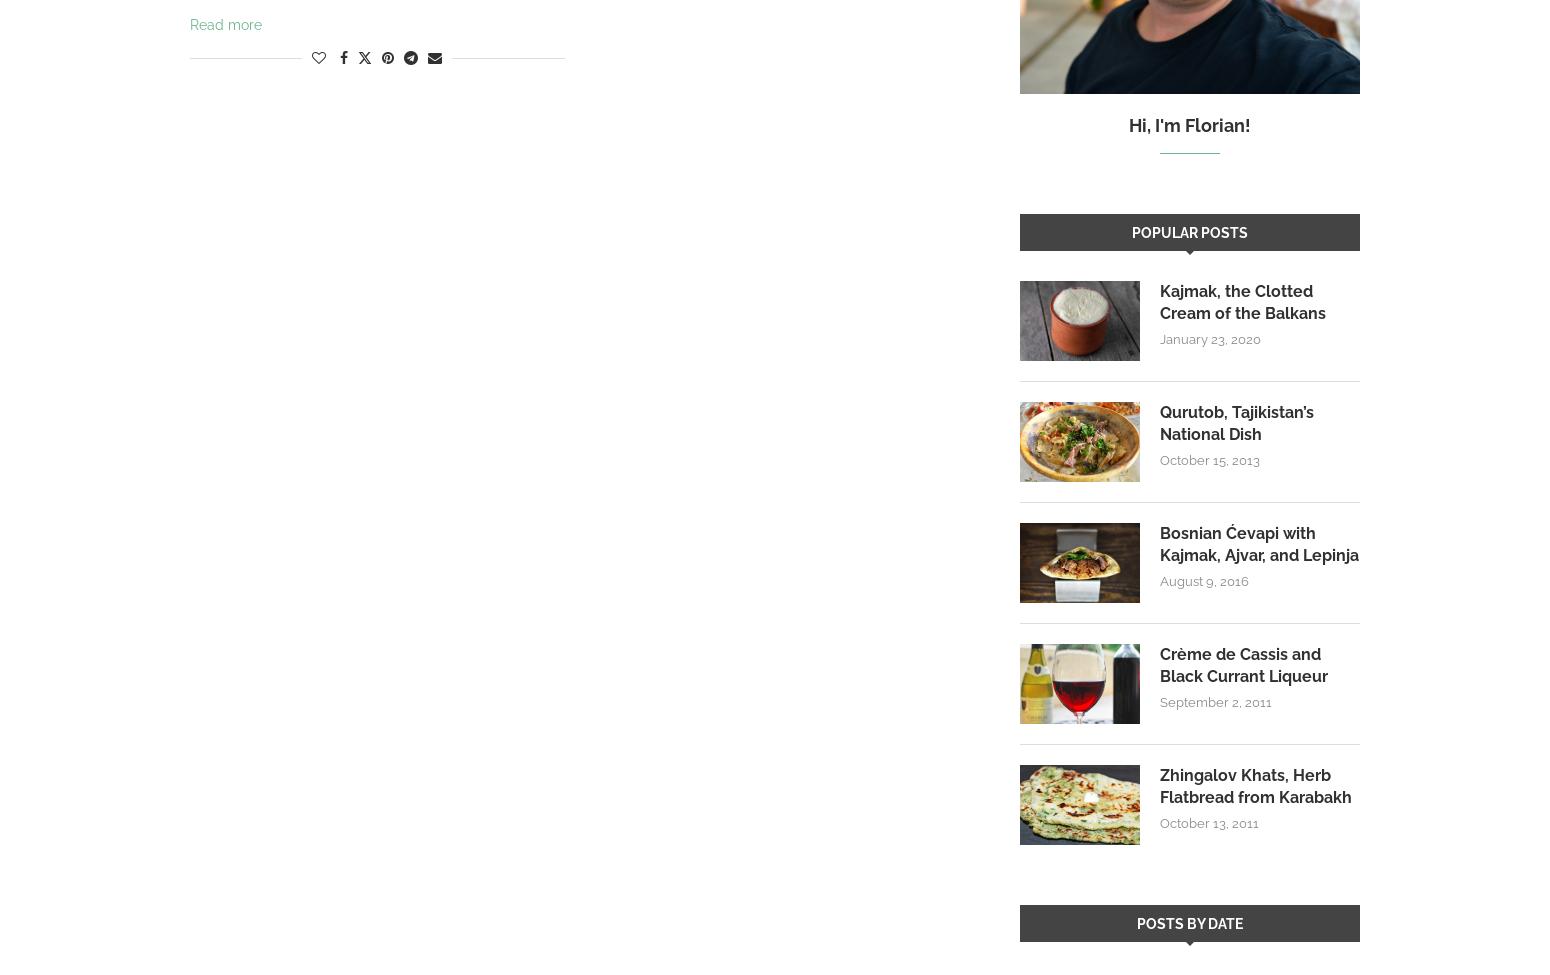 This screenshot has width=1550, height=975. Describe the element at coordinates (434, 100) in the screenshot. I see `'Email'` at that location.